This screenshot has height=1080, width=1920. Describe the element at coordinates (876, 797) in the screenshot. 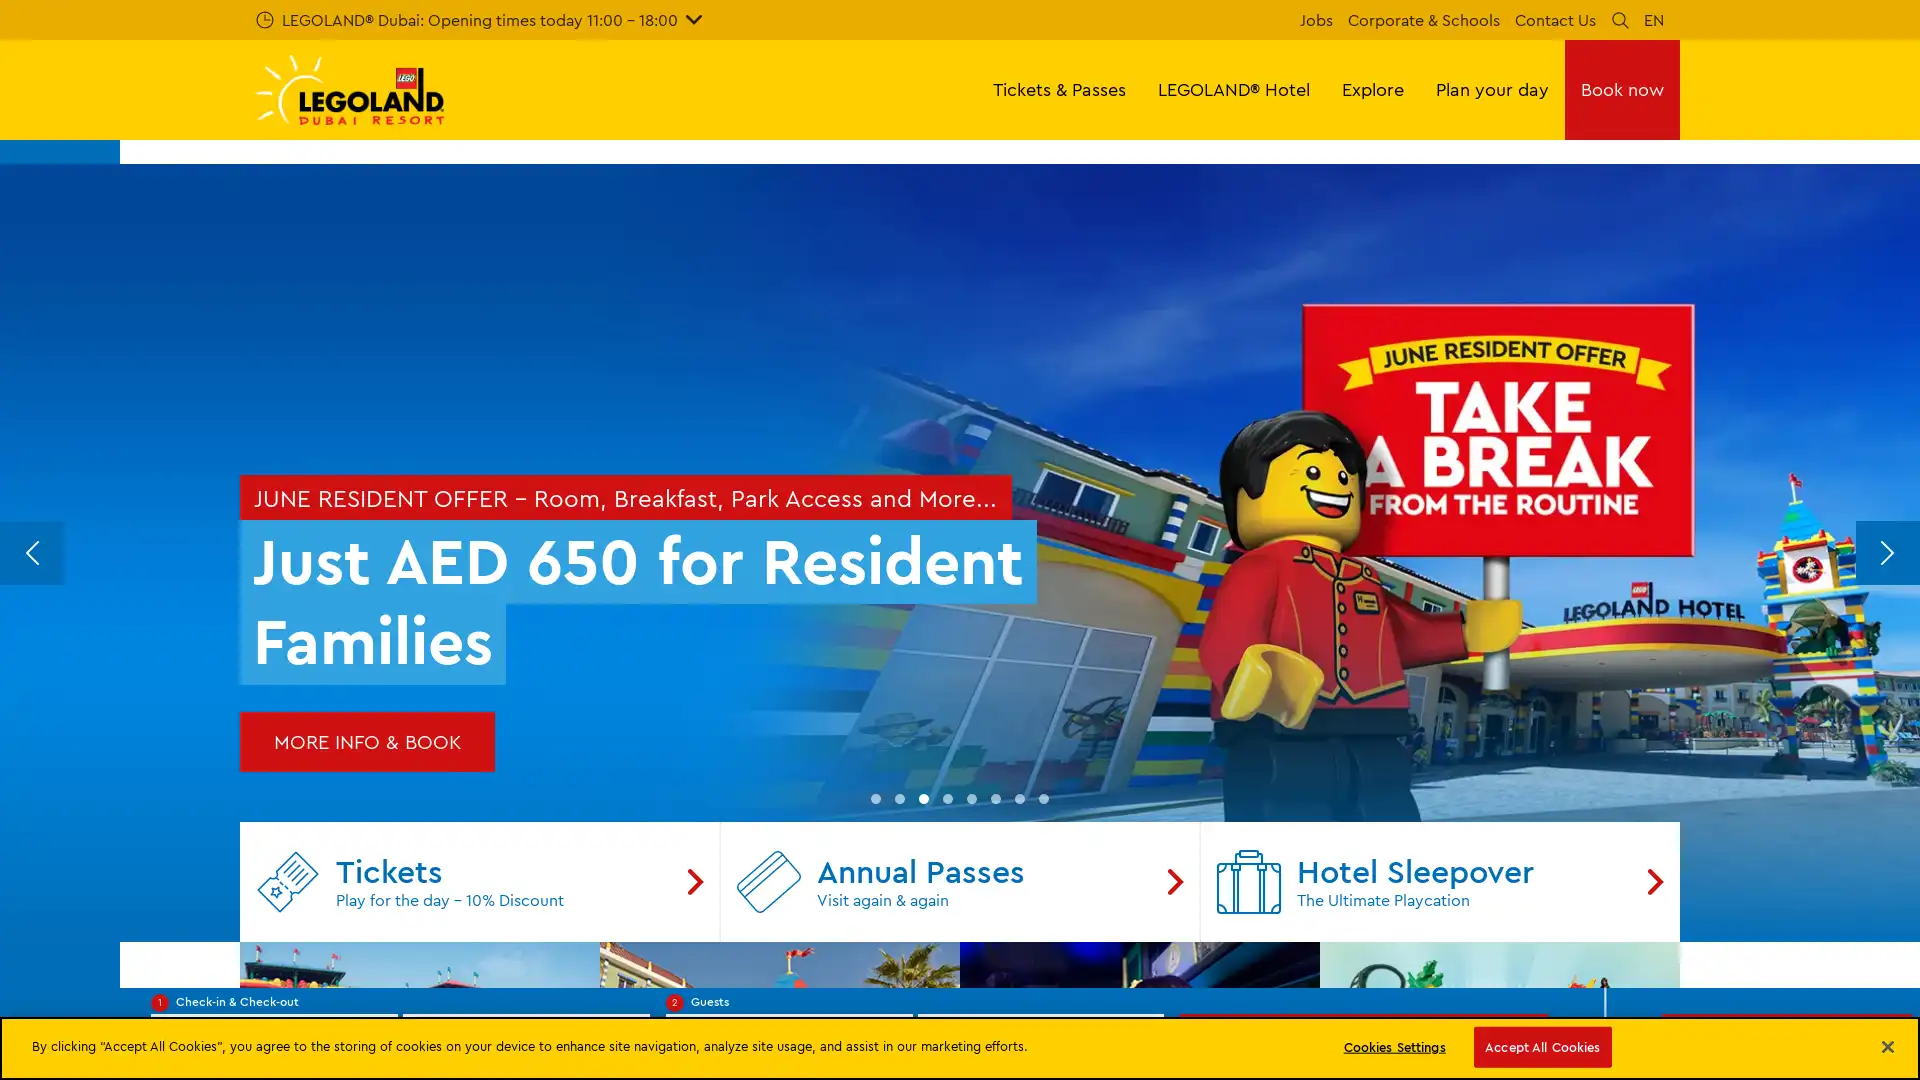

I see `Go to slide 1` at that location.